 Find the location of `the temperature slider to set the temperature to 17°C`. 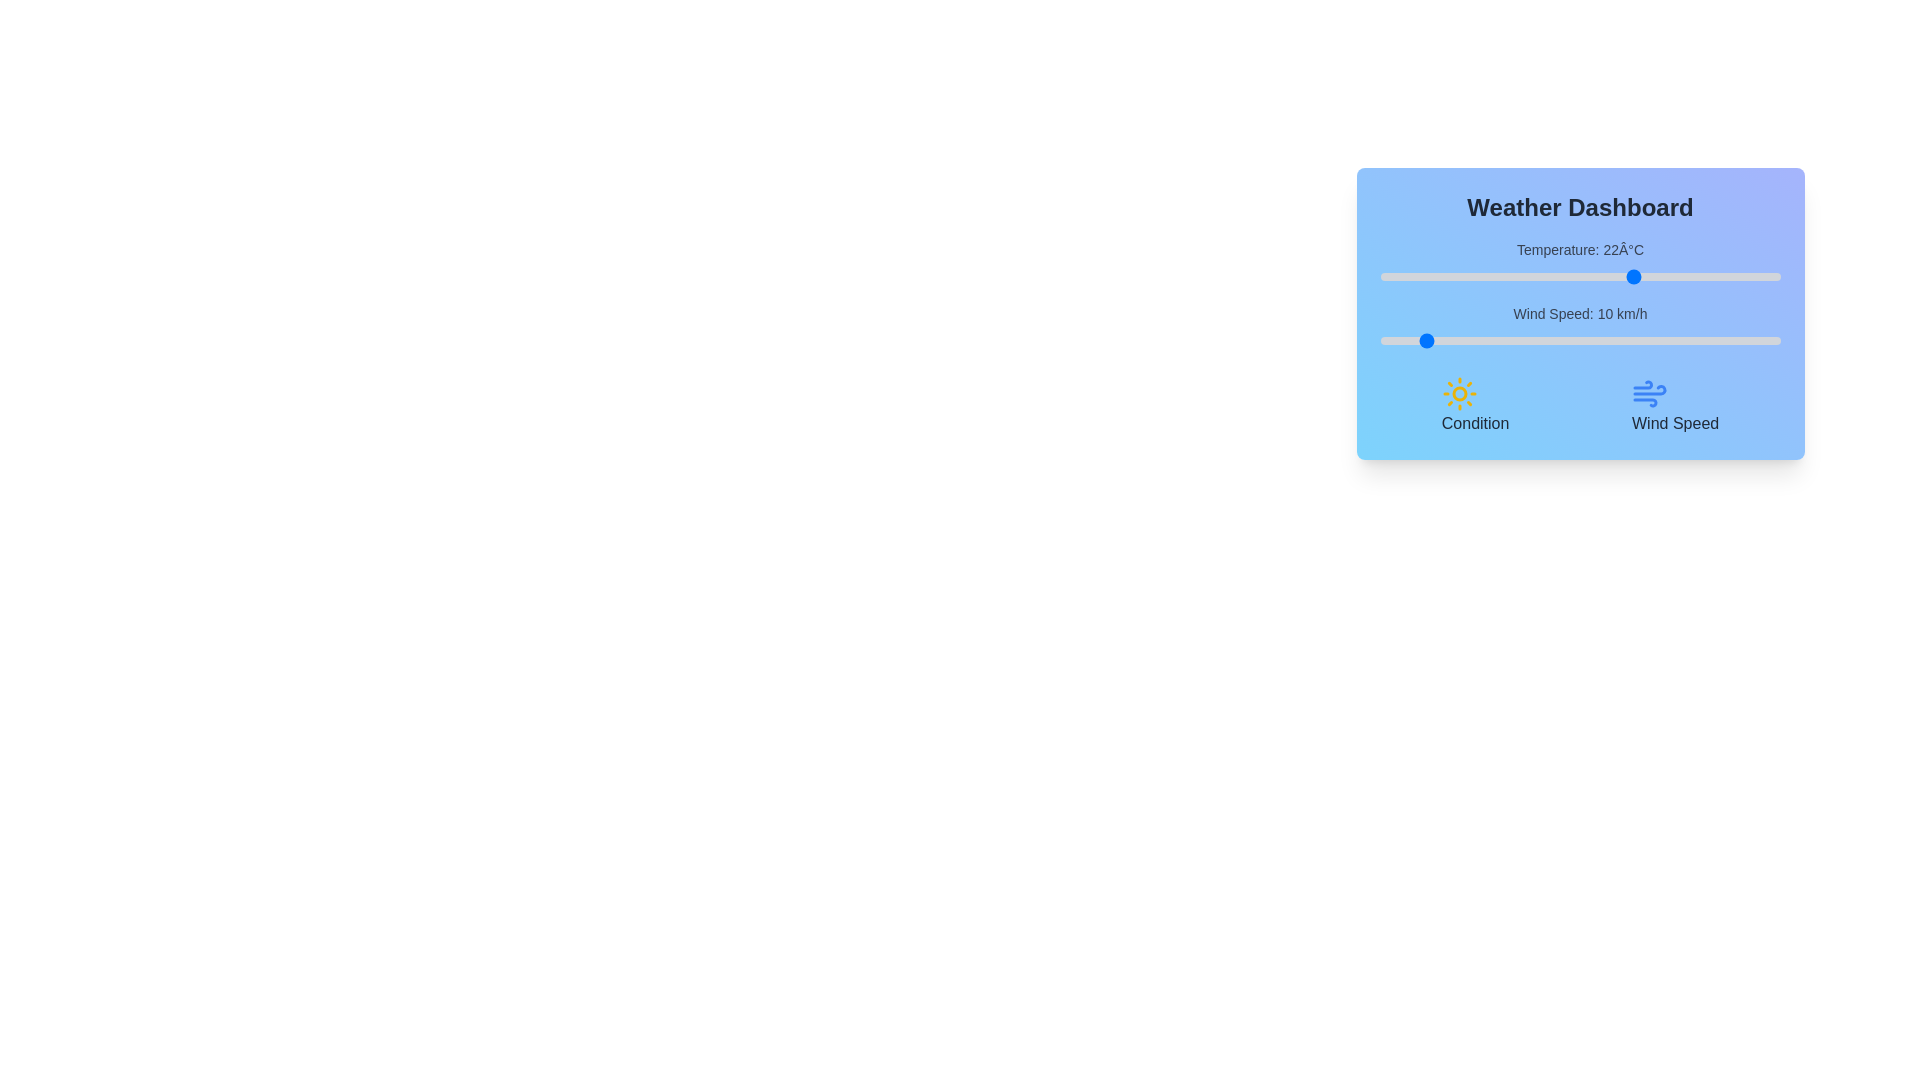

the temperature slider to set the temperature to 17°C is located at coordinates (1595, 277).